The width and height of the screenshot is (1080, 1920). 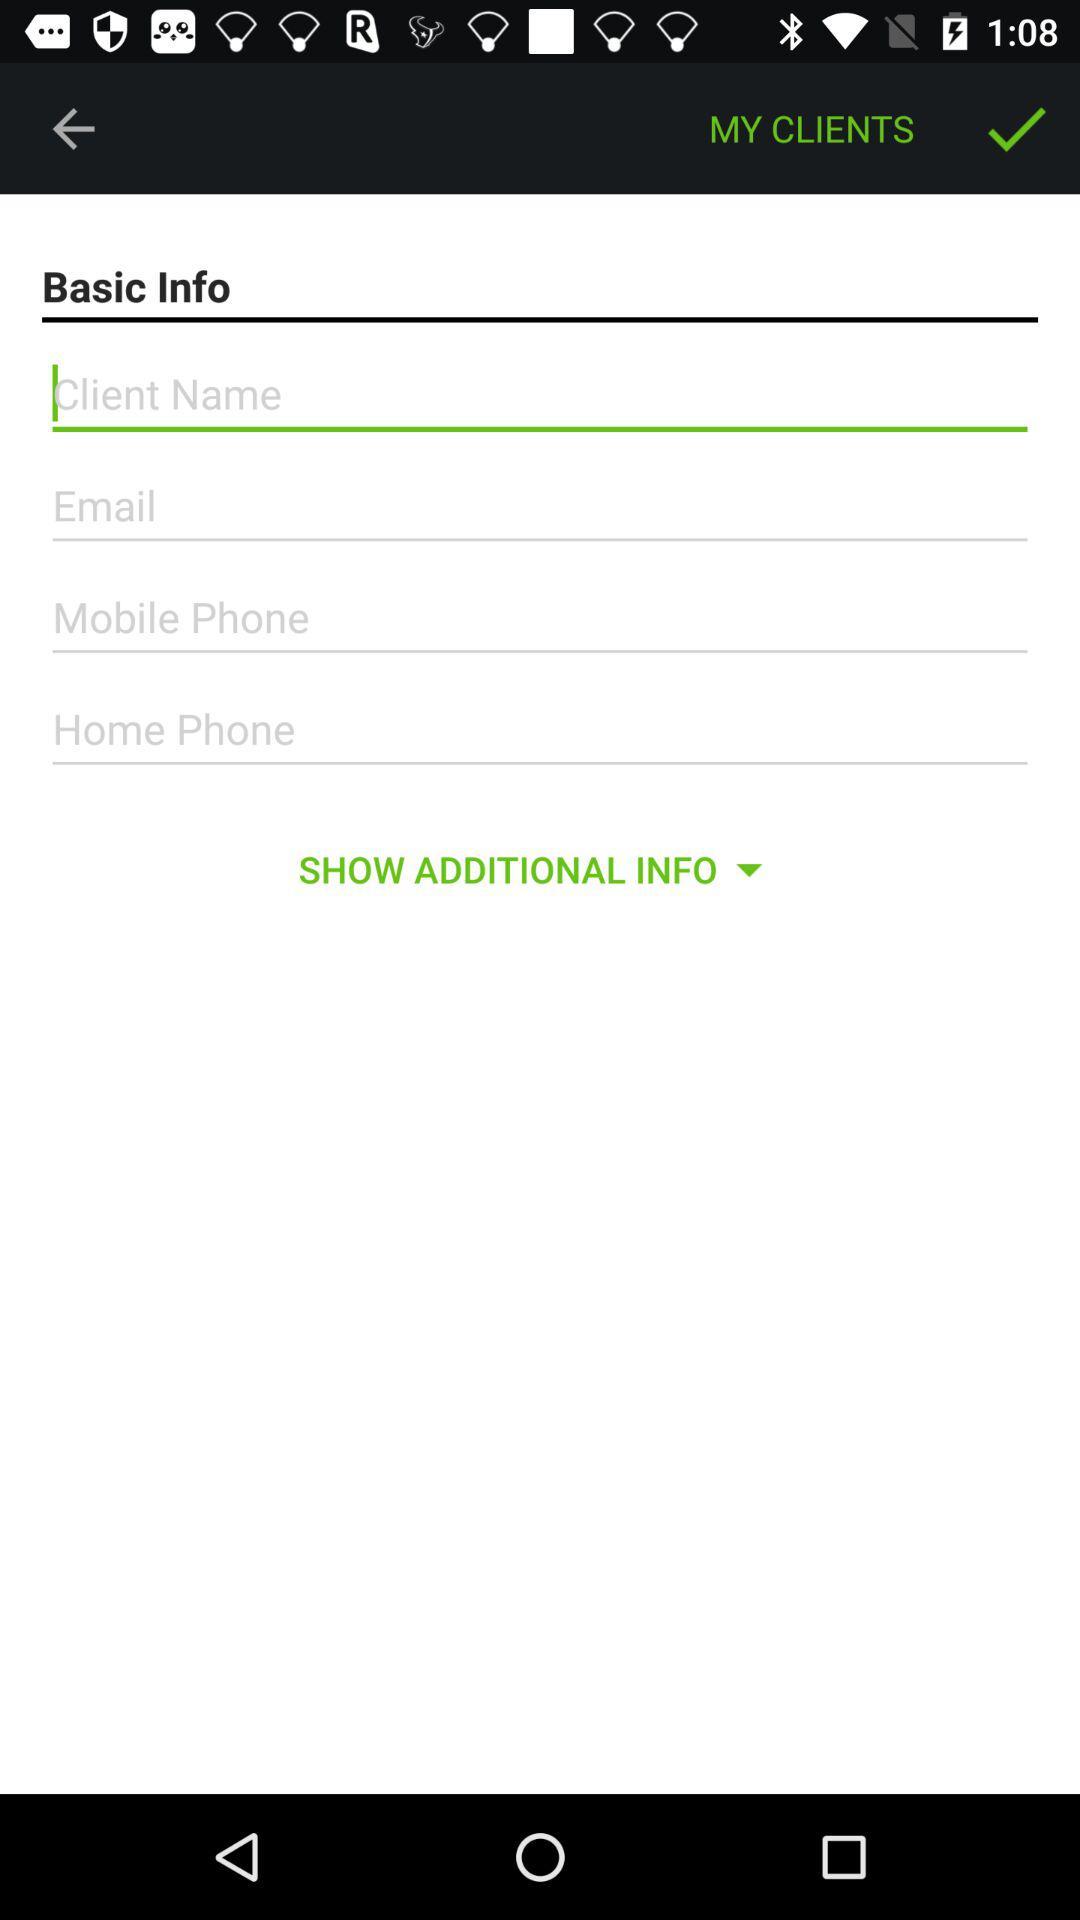 What do you see at coordinates (540, 728) in the screenshot?
I see `contact number` at bounding box center [540, 728].